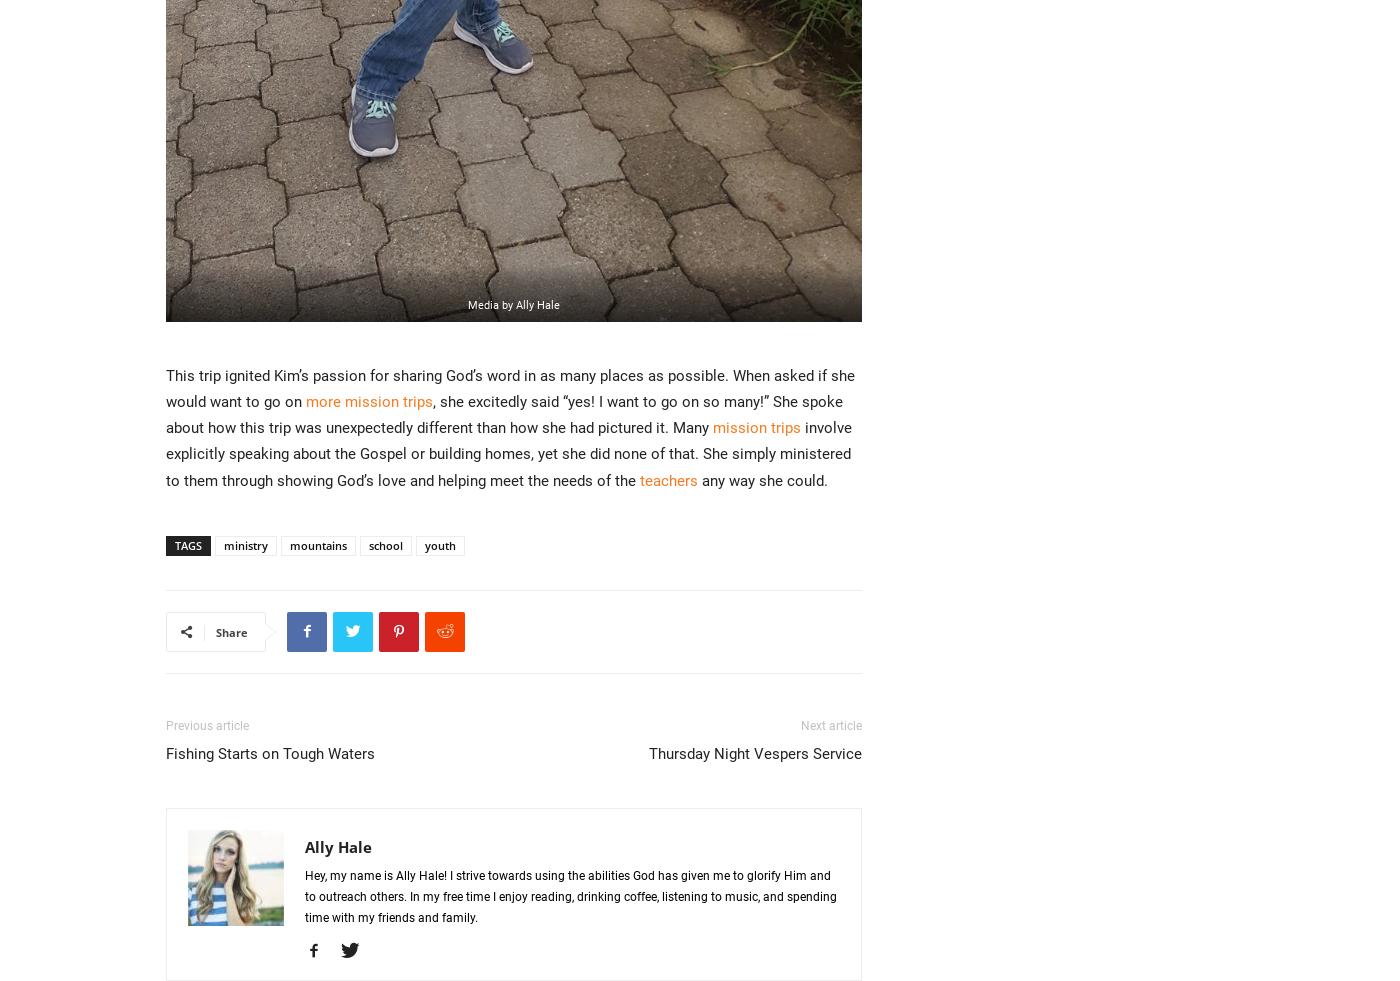 Image resolution: width=1400 pixels, height=981 pixels. I want to click on 'mountains', so click(318, 544).